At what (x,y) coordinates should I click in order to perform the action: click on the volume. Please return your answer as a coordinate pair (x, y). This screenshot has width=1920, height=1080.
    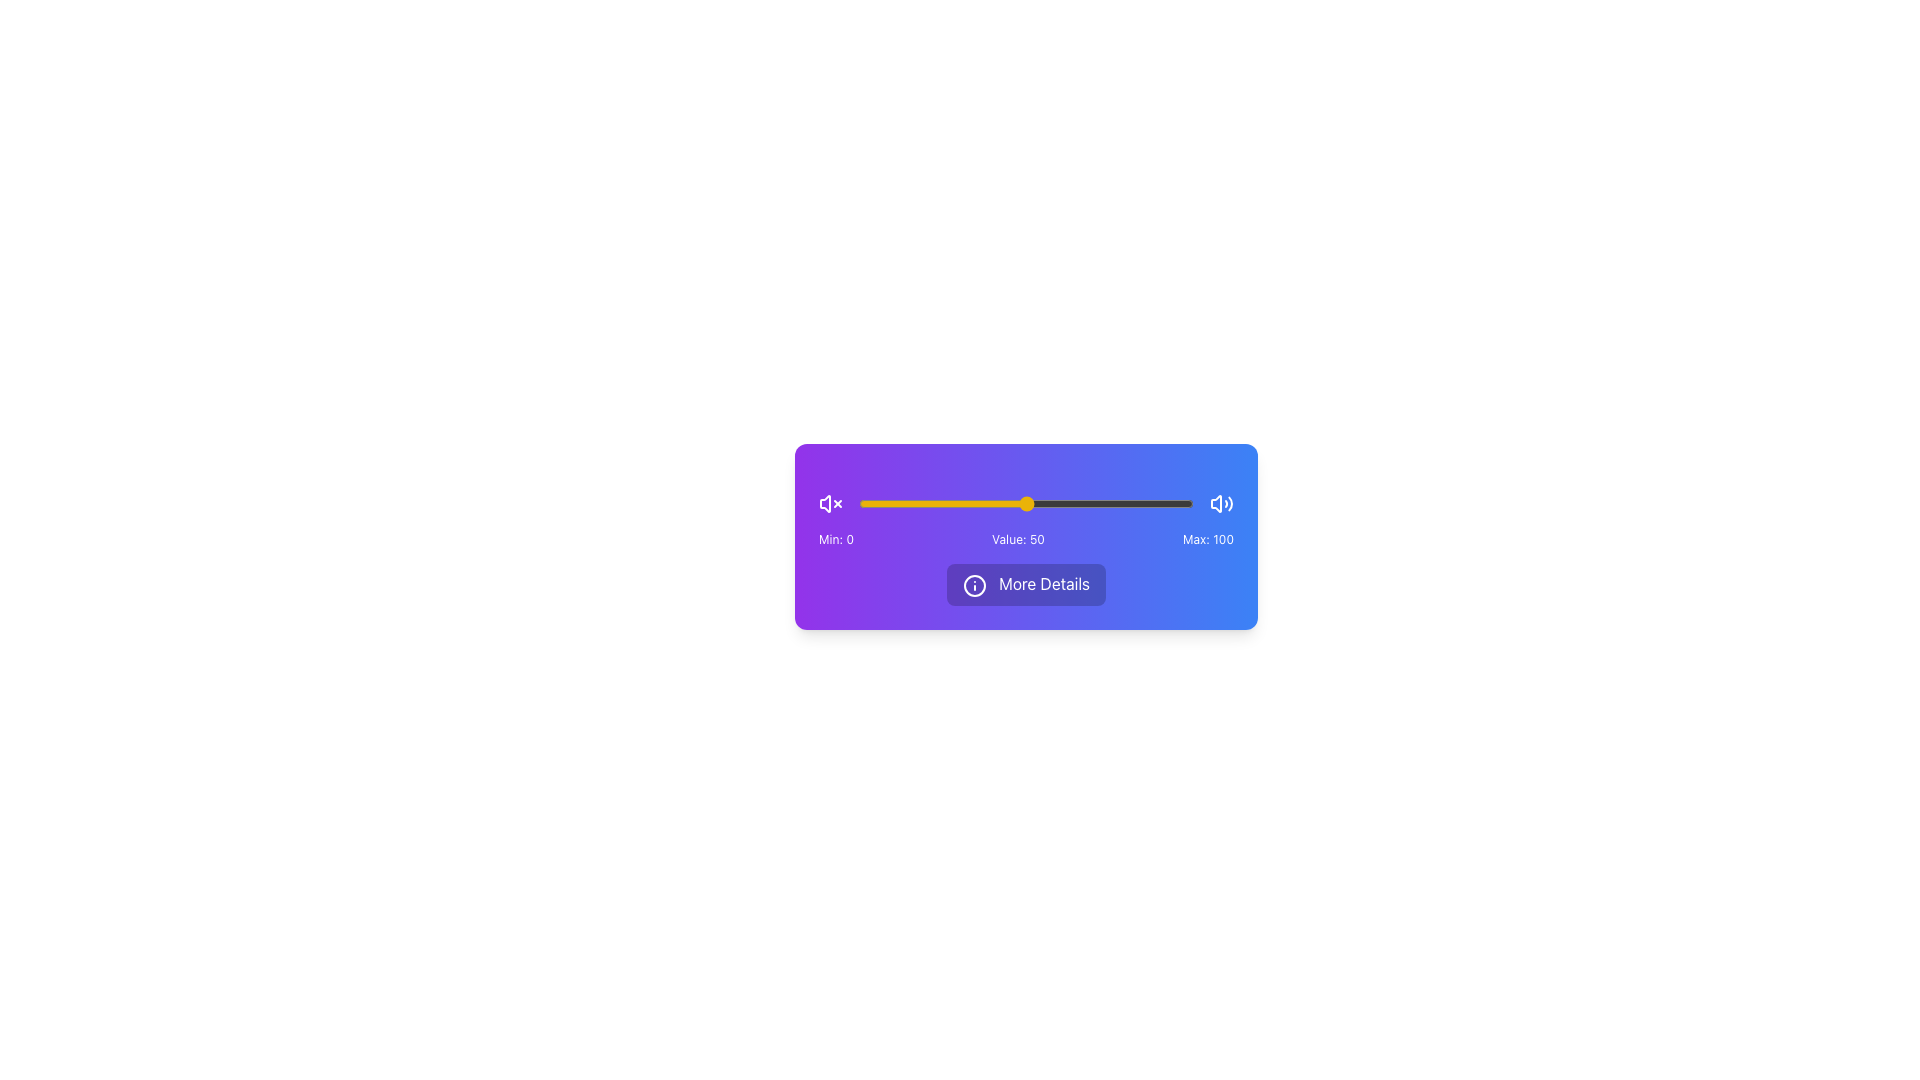
    Looking at the image, I should click on (1105, 503).